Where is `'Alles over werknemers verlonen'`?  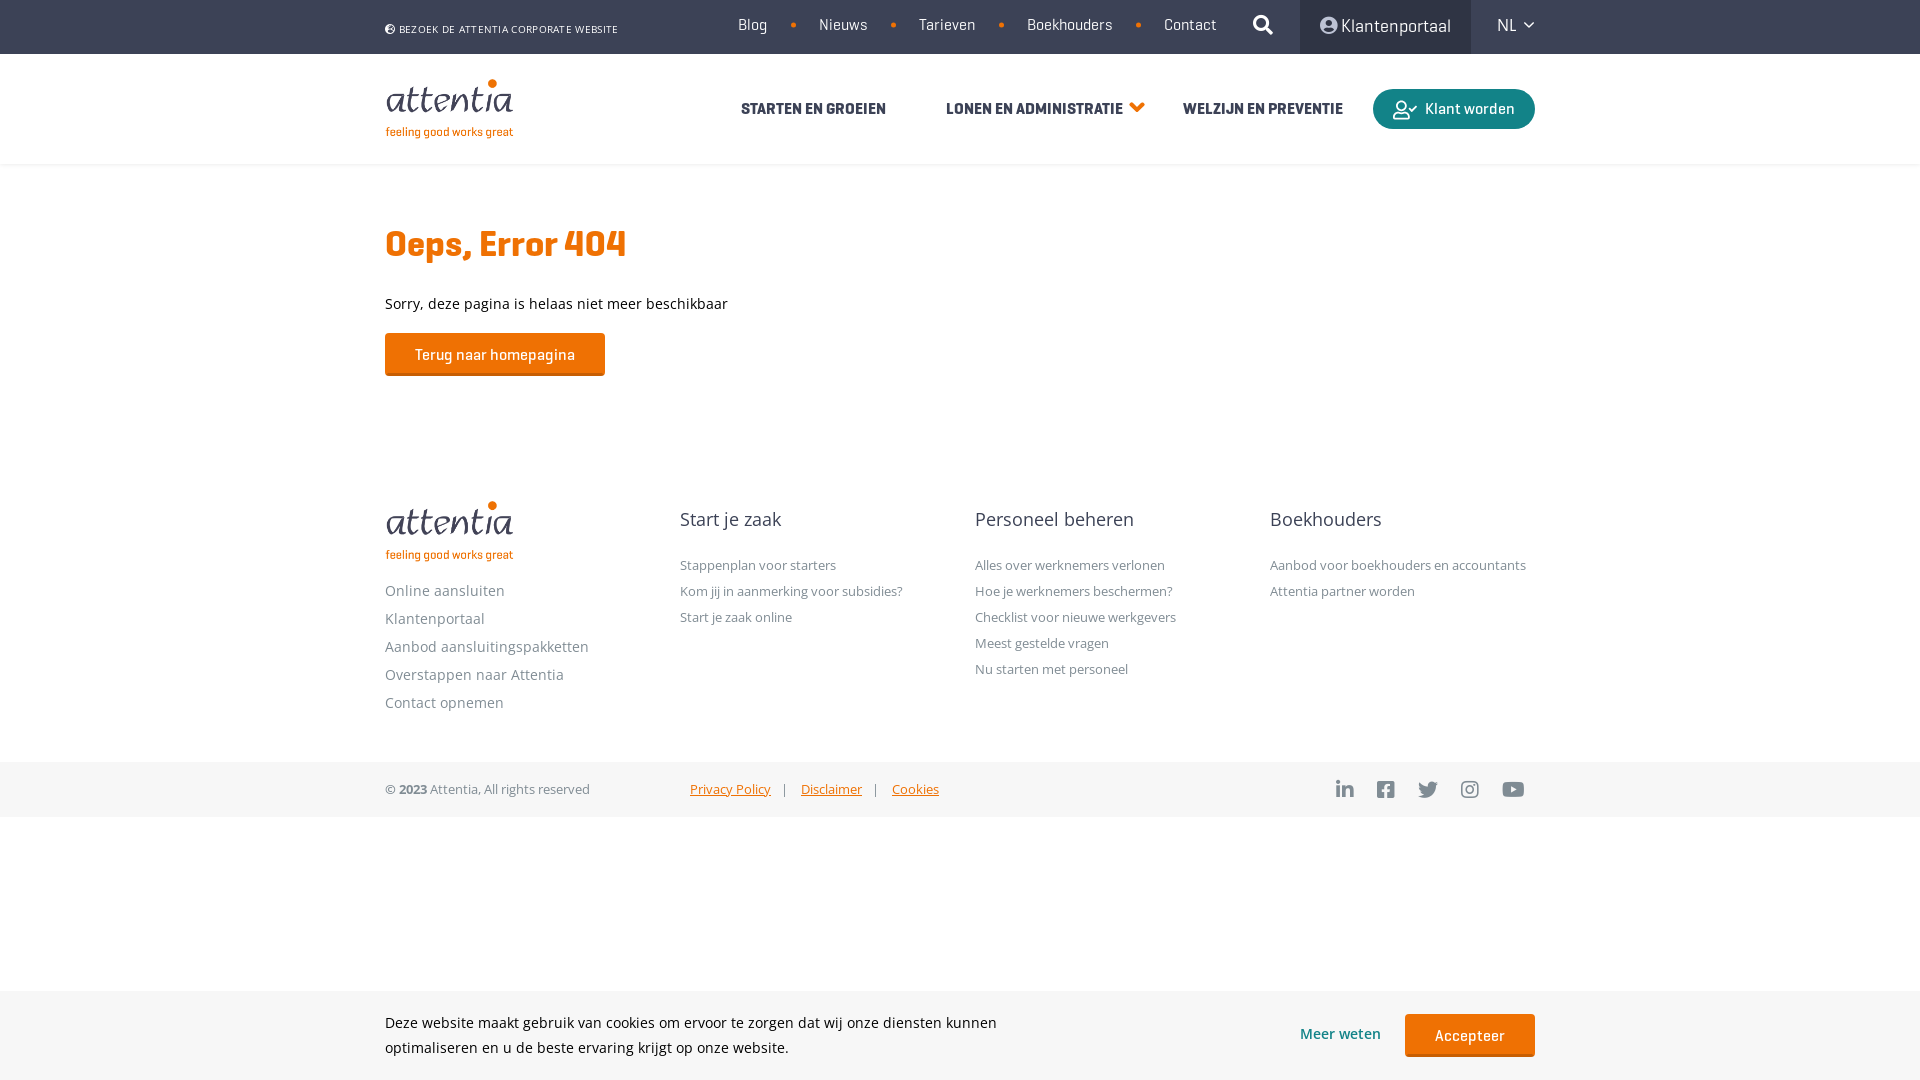 'Alles over werknemers verlonen' is located at coordinates (1106, 564).